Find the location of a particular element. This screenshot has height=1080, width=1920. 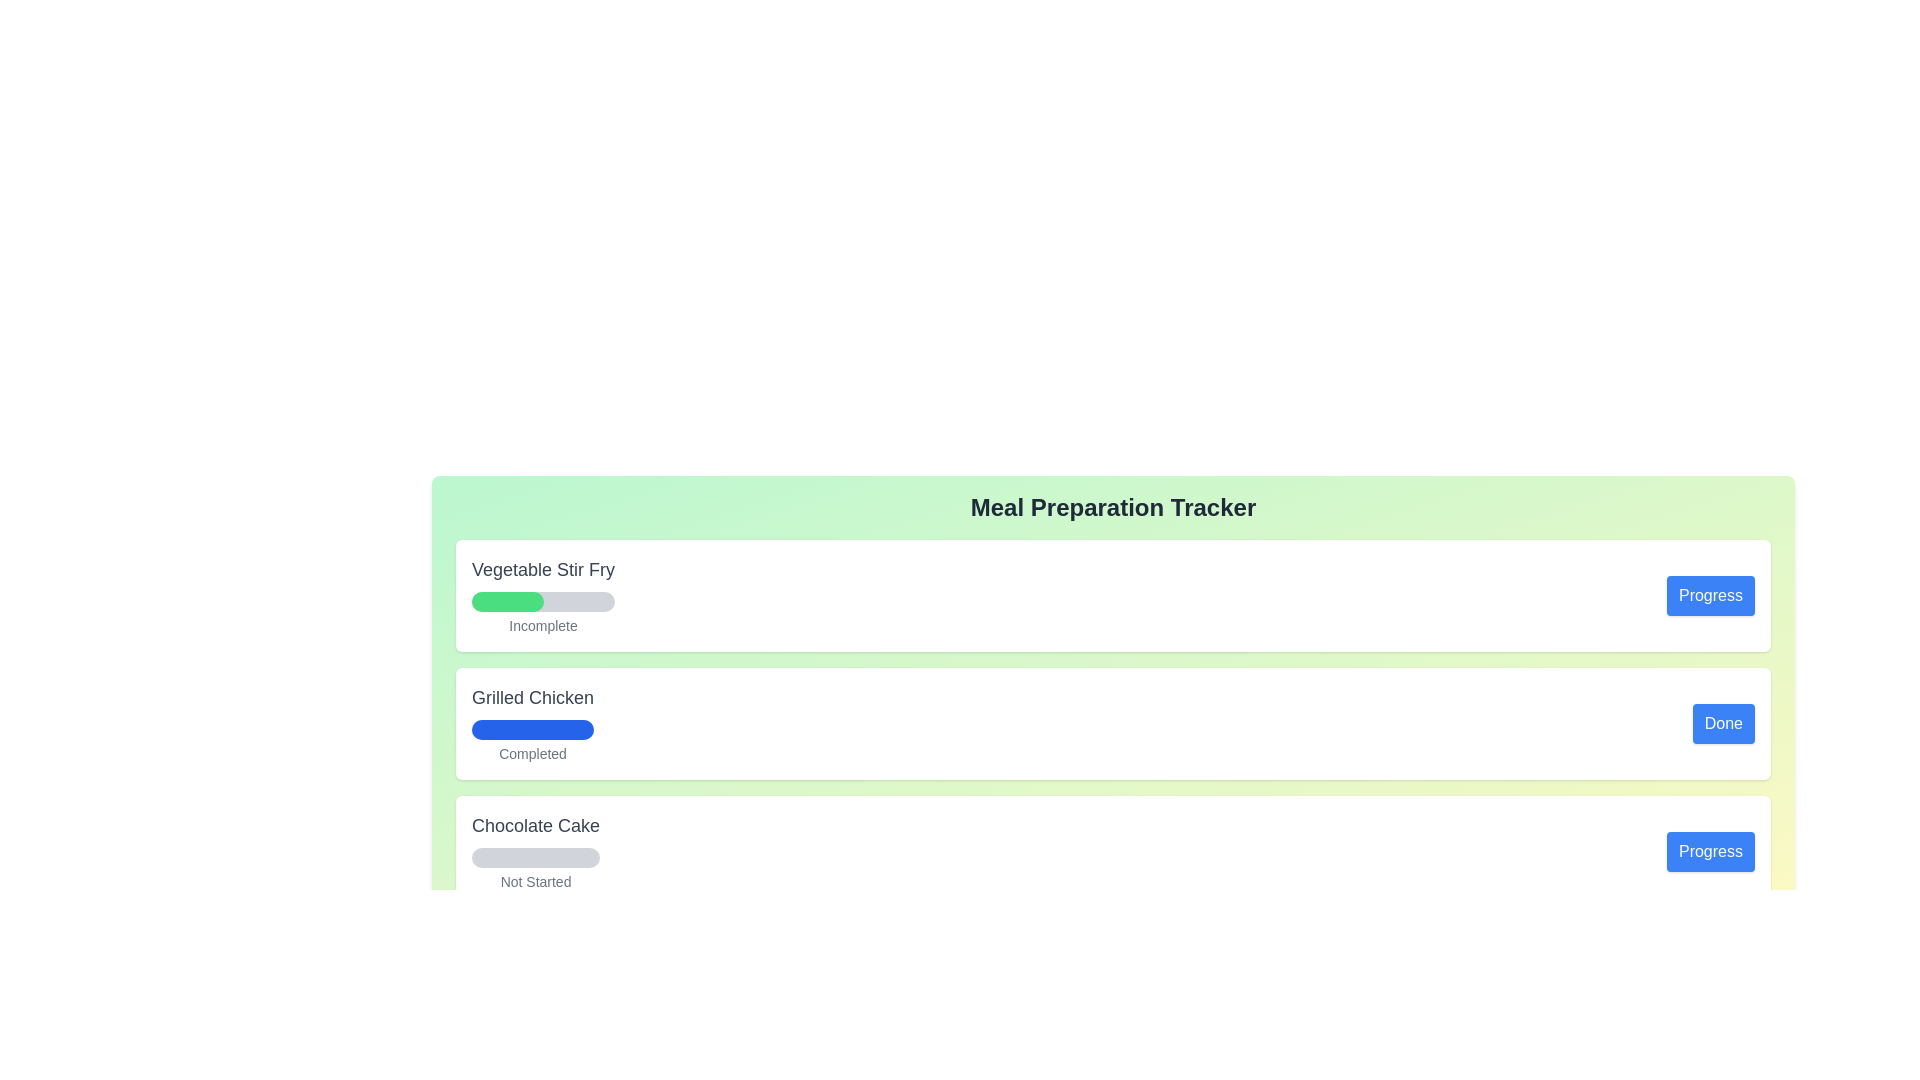

the static text component that identifies the 'Grilled Chicken' task, which is positioned at the center of its card above the progress bar is located at coordinates (532, 697).